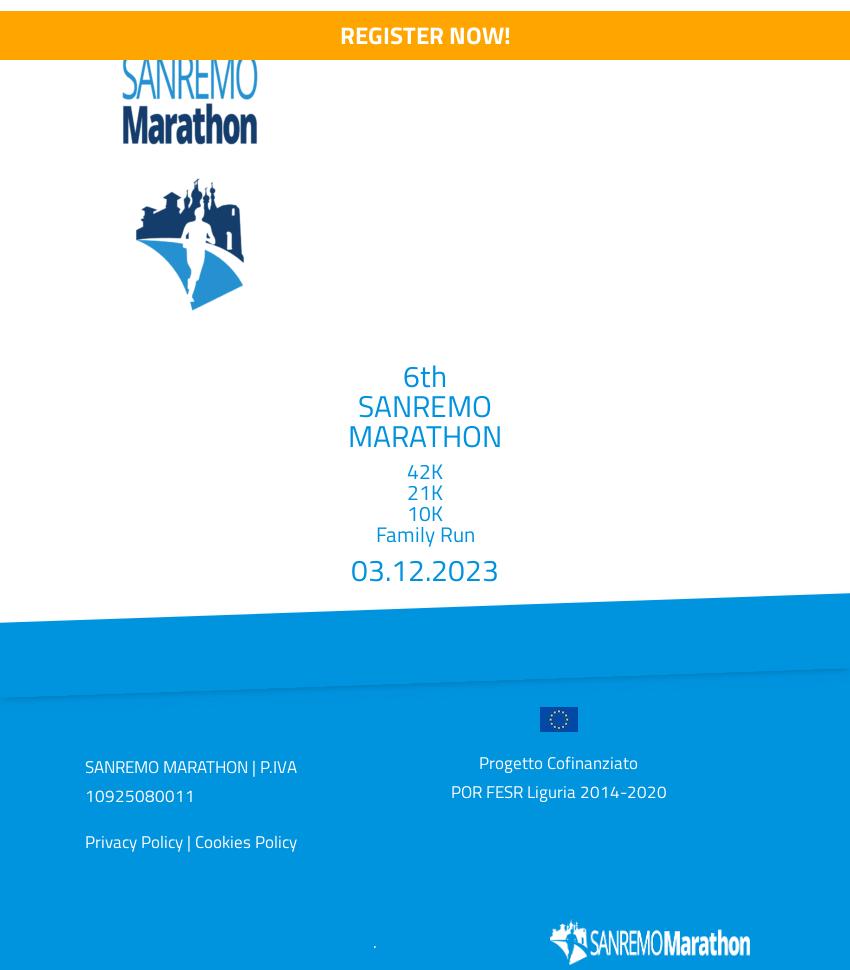 Image resolution: width=850 pixels, height=970 pixels. I want to click on 'Family Run', so click(424, 533).